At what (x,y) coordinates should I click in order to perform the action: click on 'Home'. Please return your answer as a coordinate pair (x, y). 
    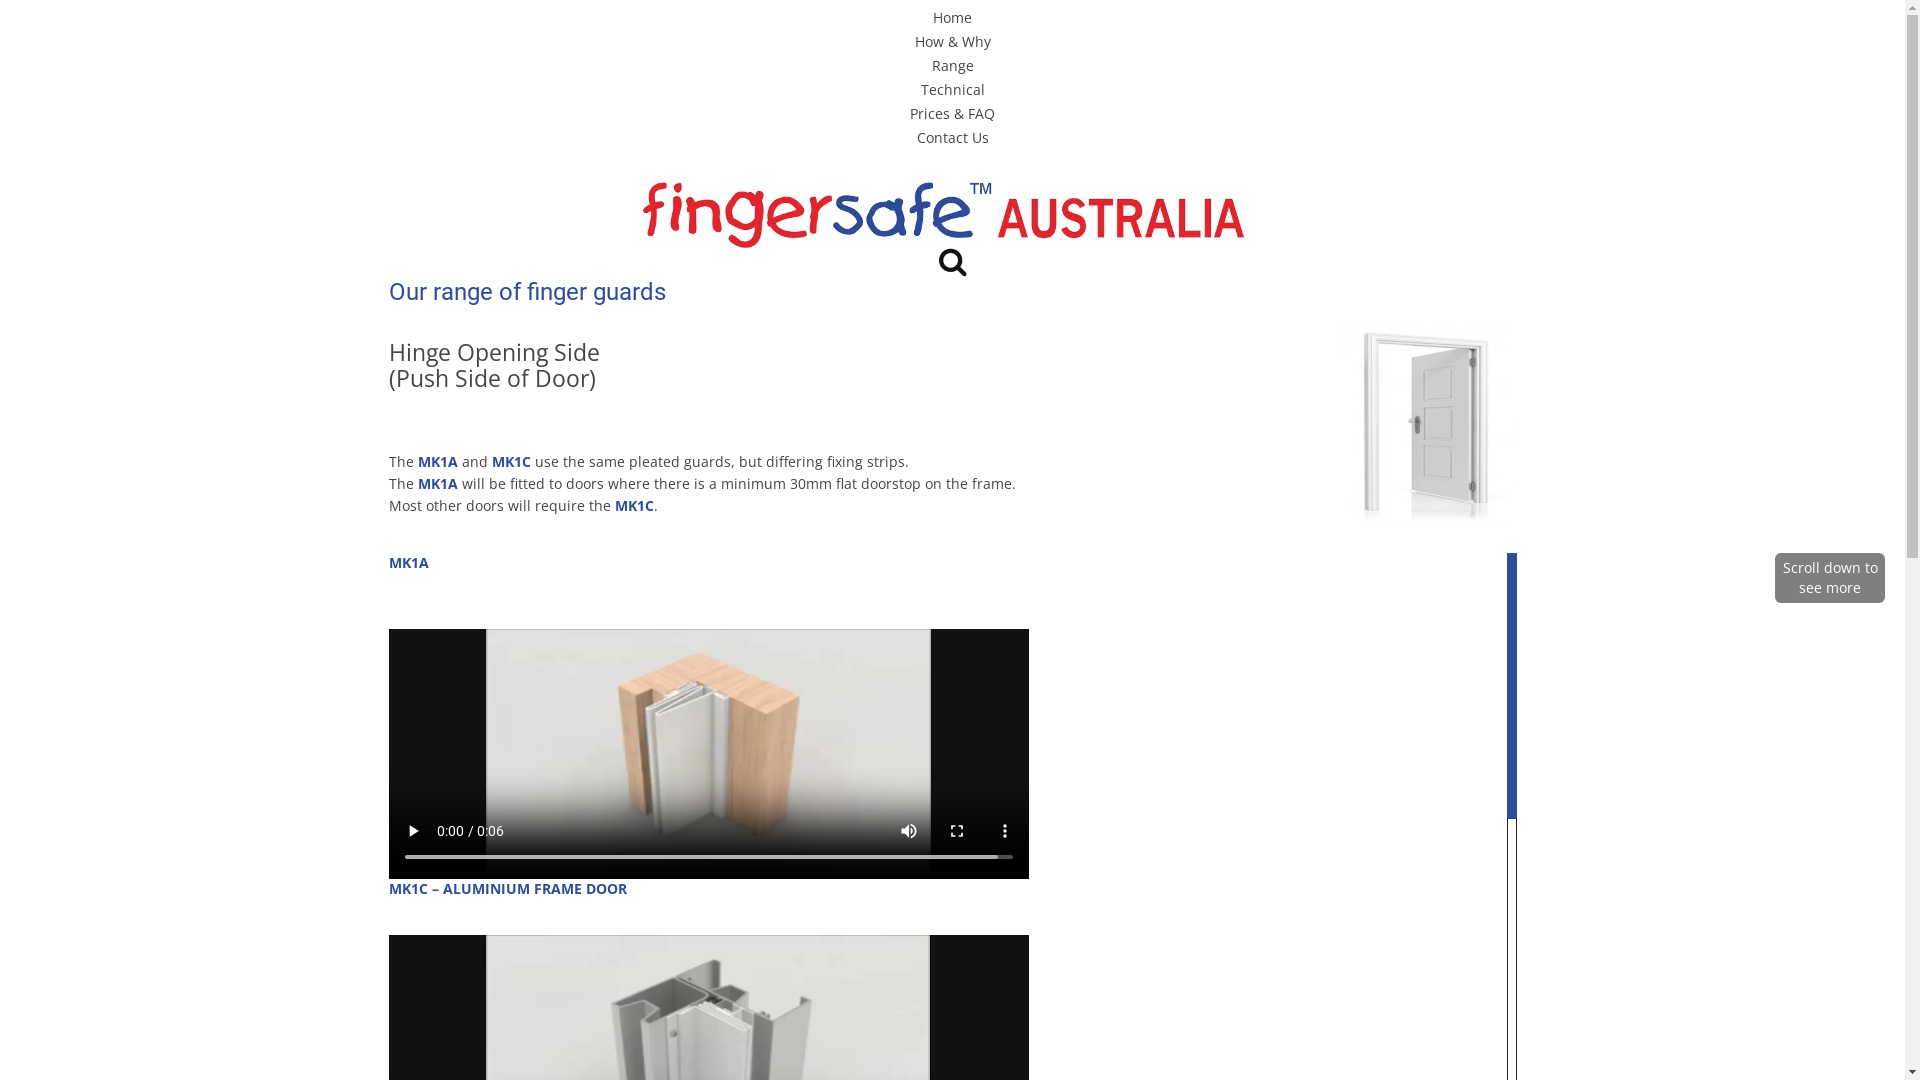
    Looking at the image, I should click on (931, 17).